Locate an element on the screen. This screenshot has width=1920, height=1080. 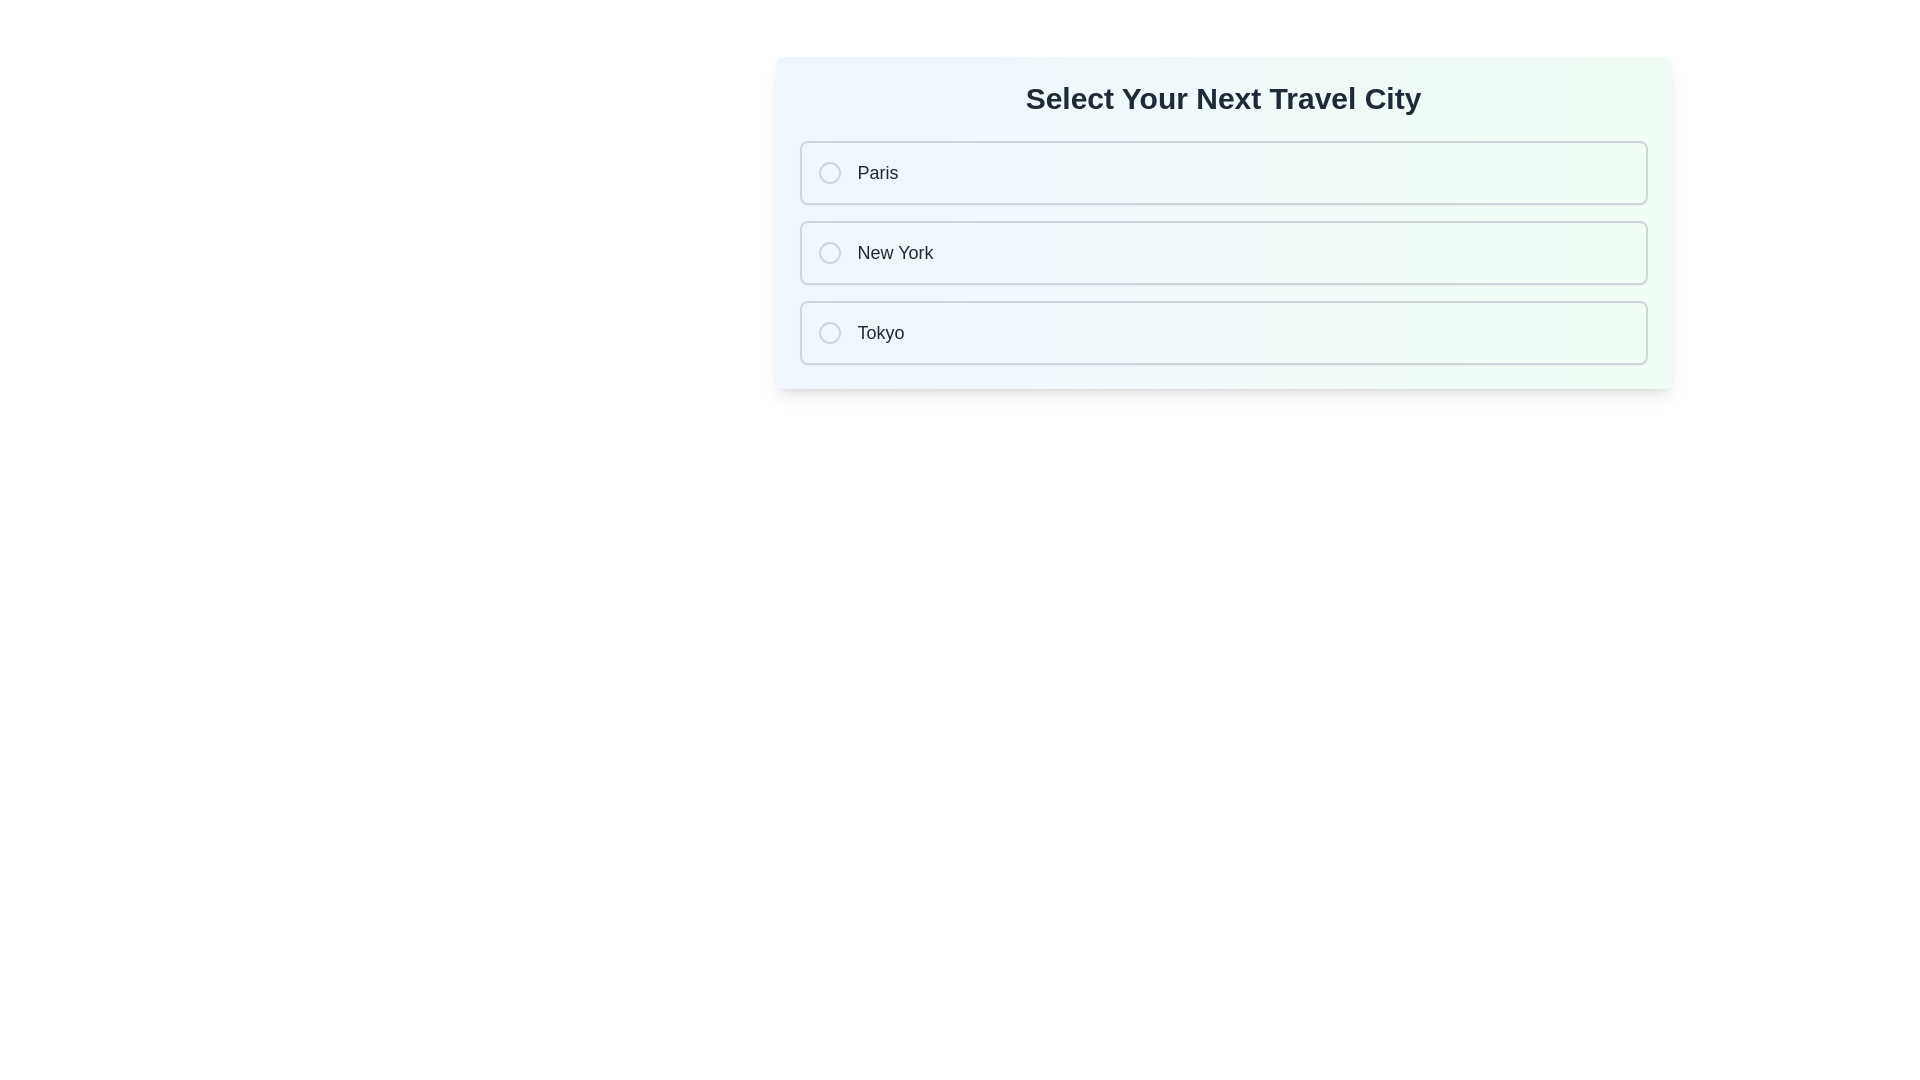
the third radio button labeled 'Tokyo' is located at coordinates (1222, 331).